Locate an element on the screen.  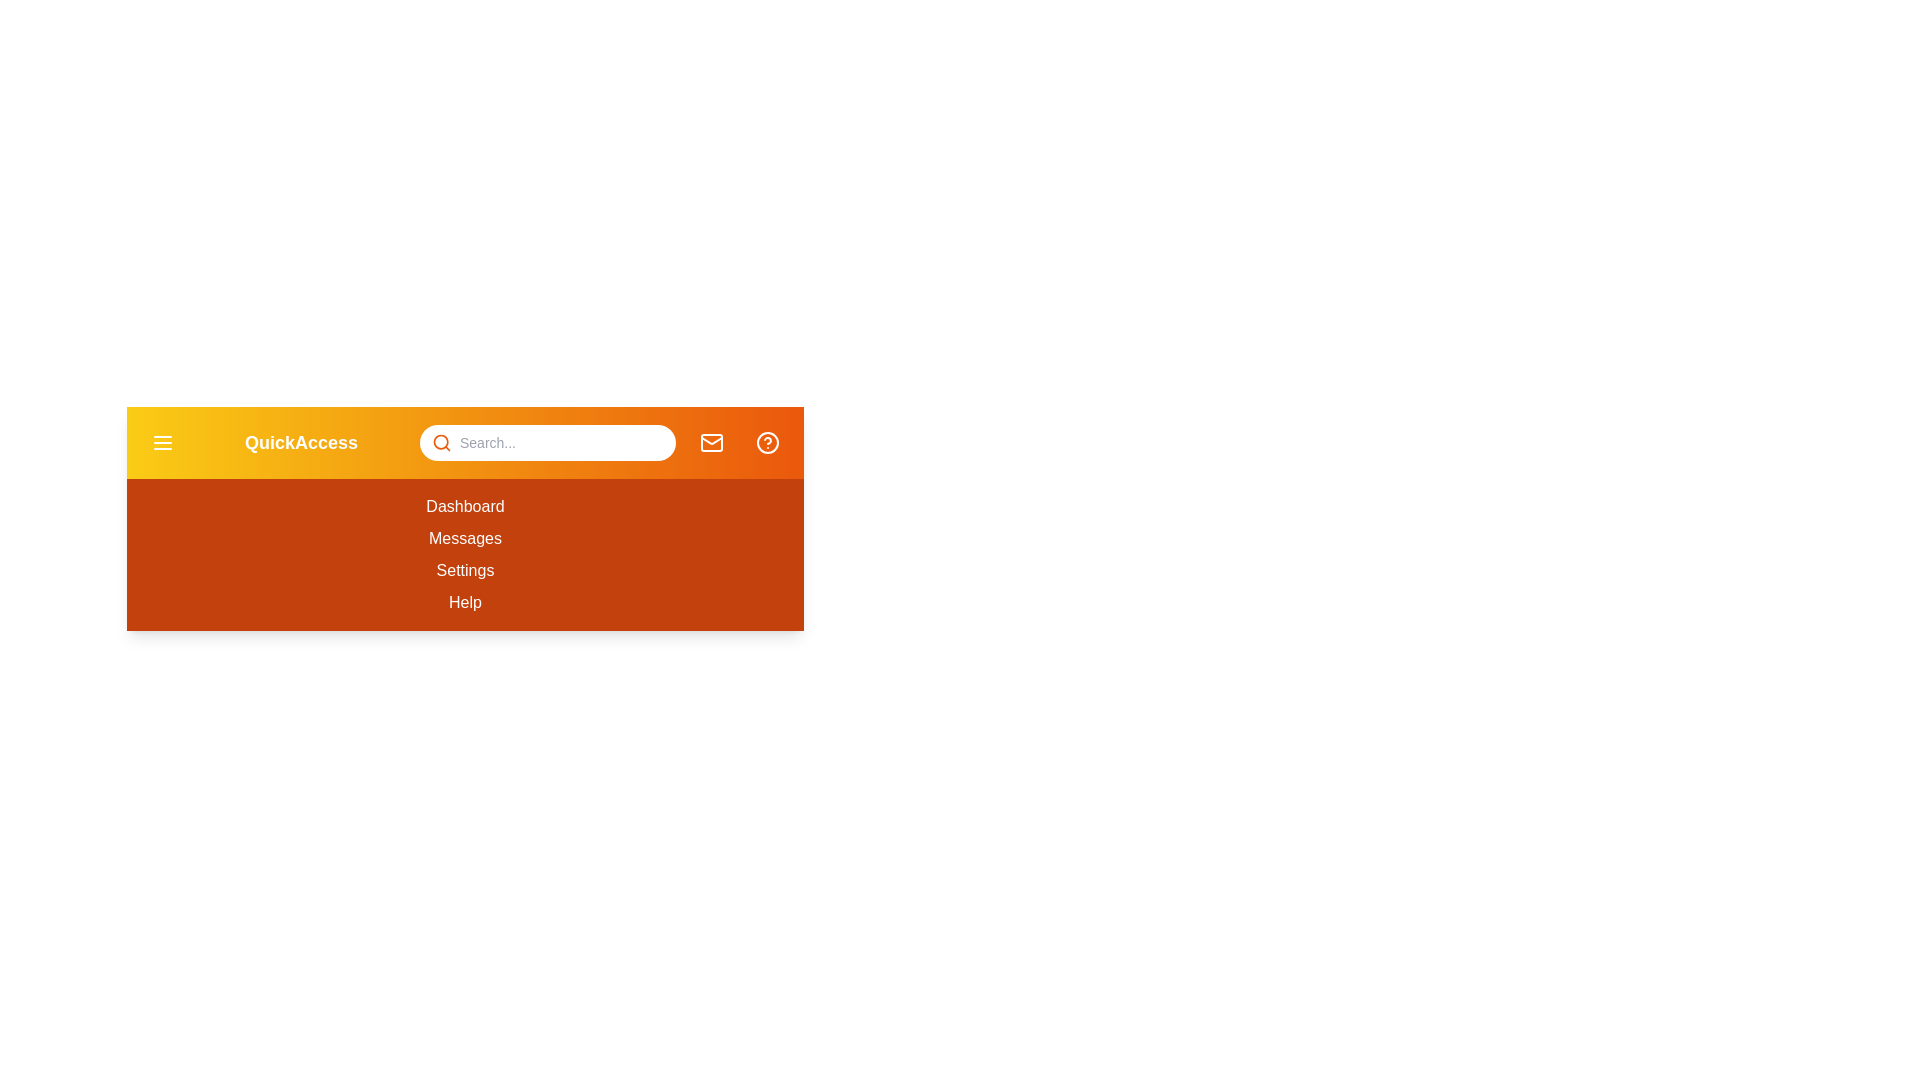
the navigation text link located in the menu between 'Messages' and 'Help' is located at coordinates (464, 570).